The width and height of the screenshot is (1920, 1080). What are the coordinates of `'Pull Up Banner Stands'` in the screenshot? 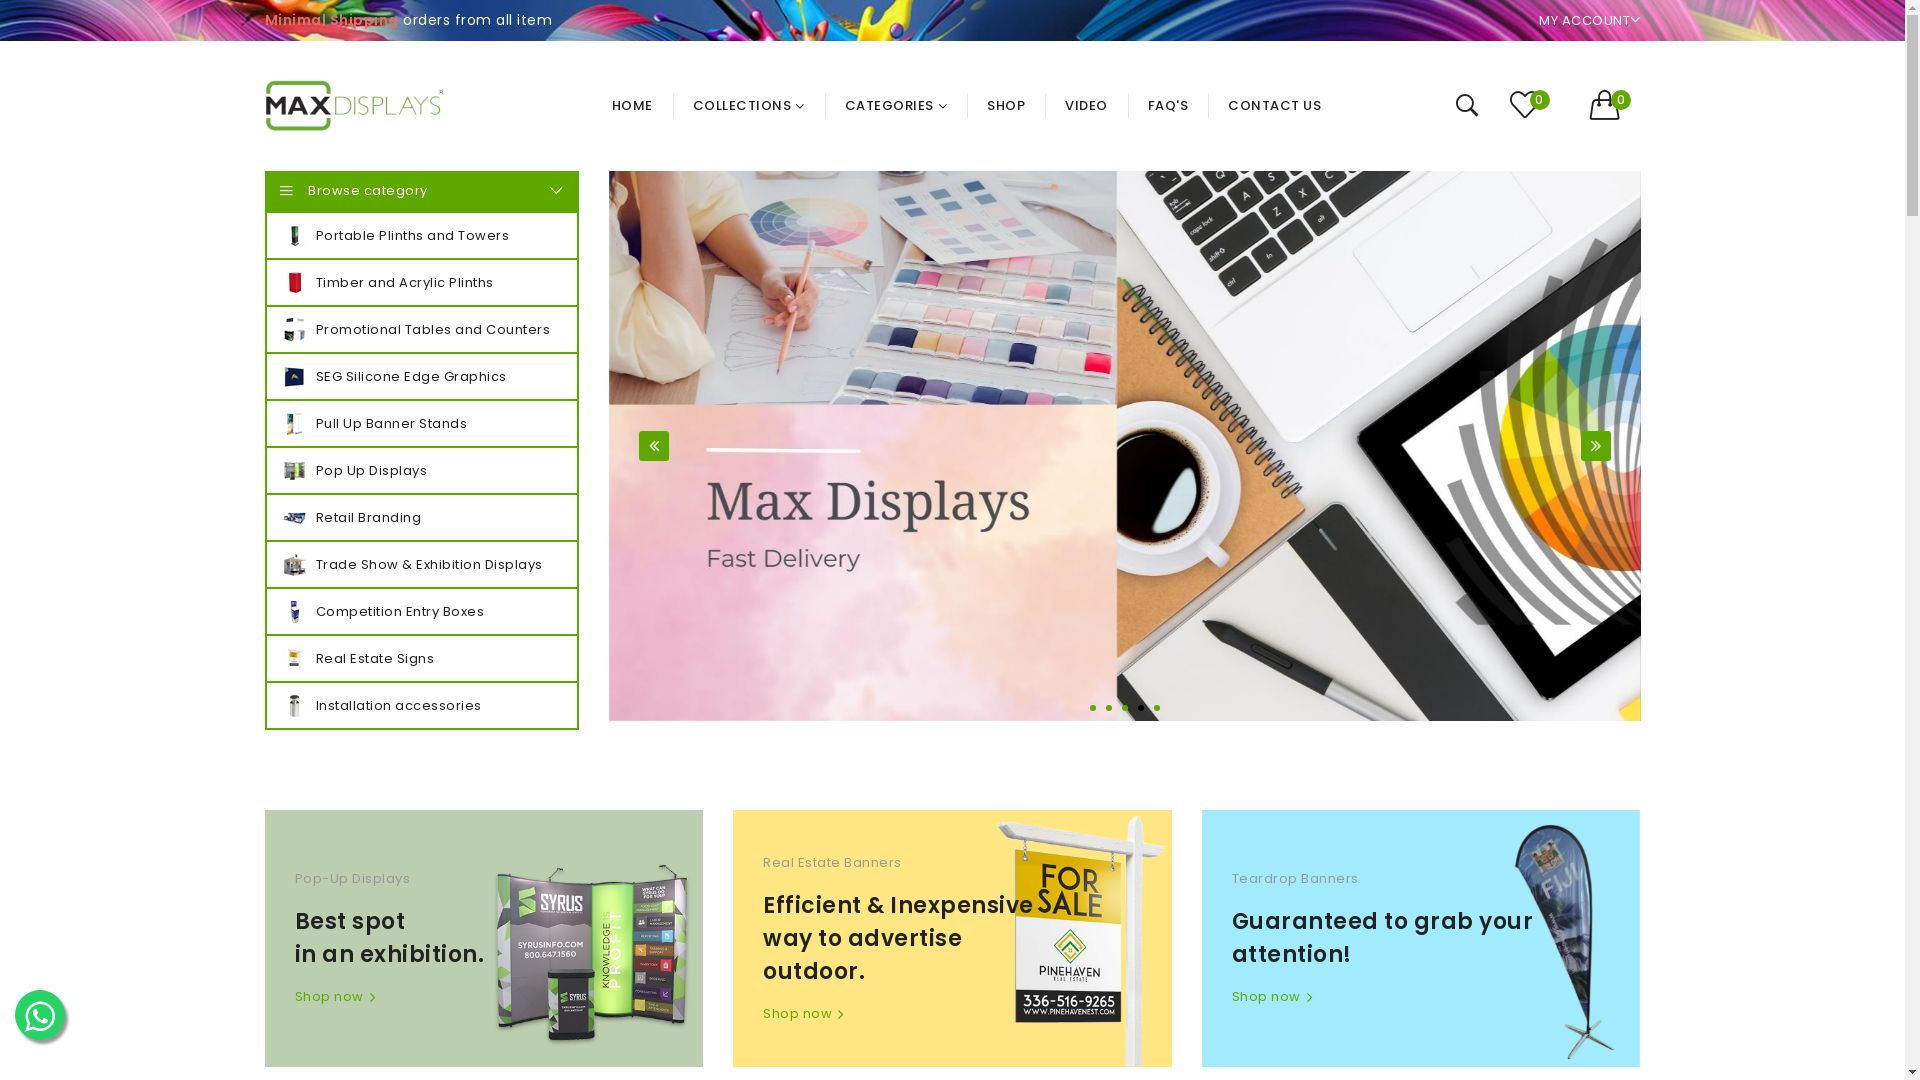 It's located at (420, 422).